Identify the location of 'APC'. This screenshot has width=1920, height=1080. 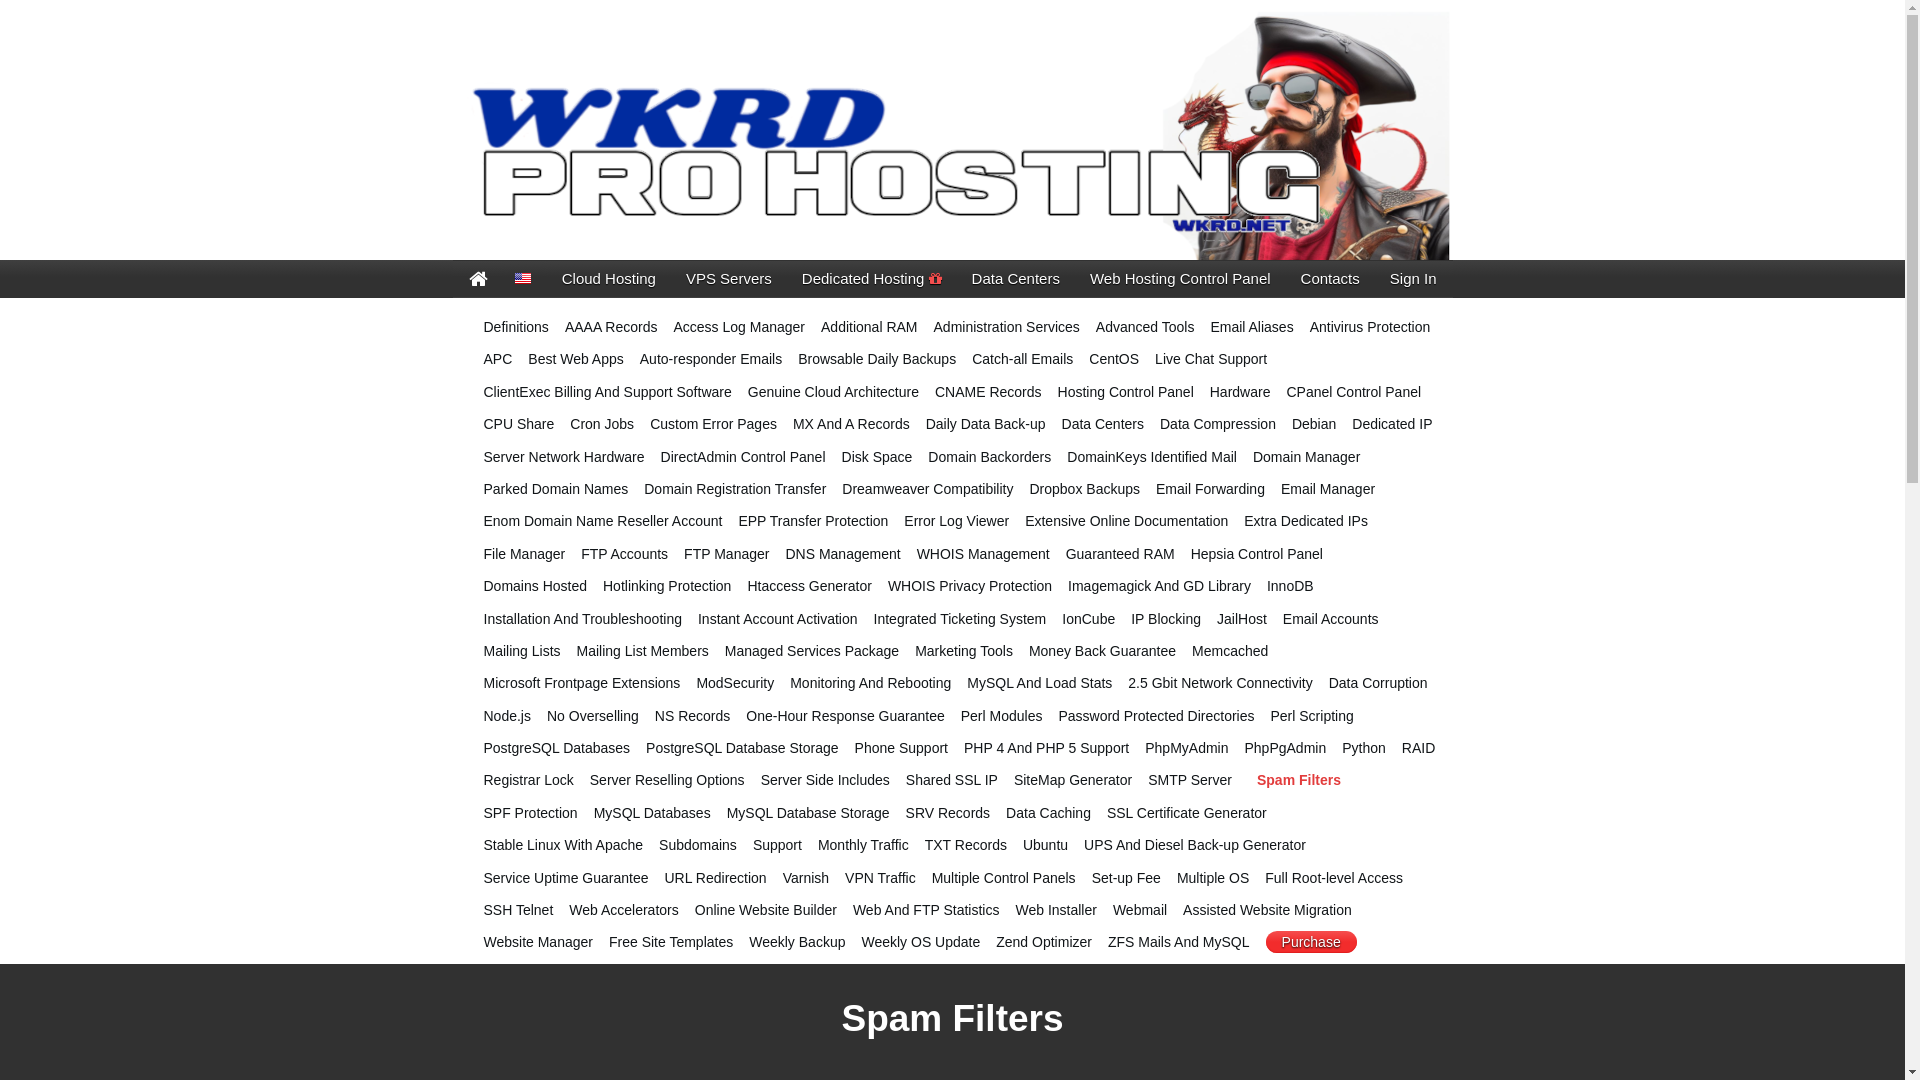
(484, 357).